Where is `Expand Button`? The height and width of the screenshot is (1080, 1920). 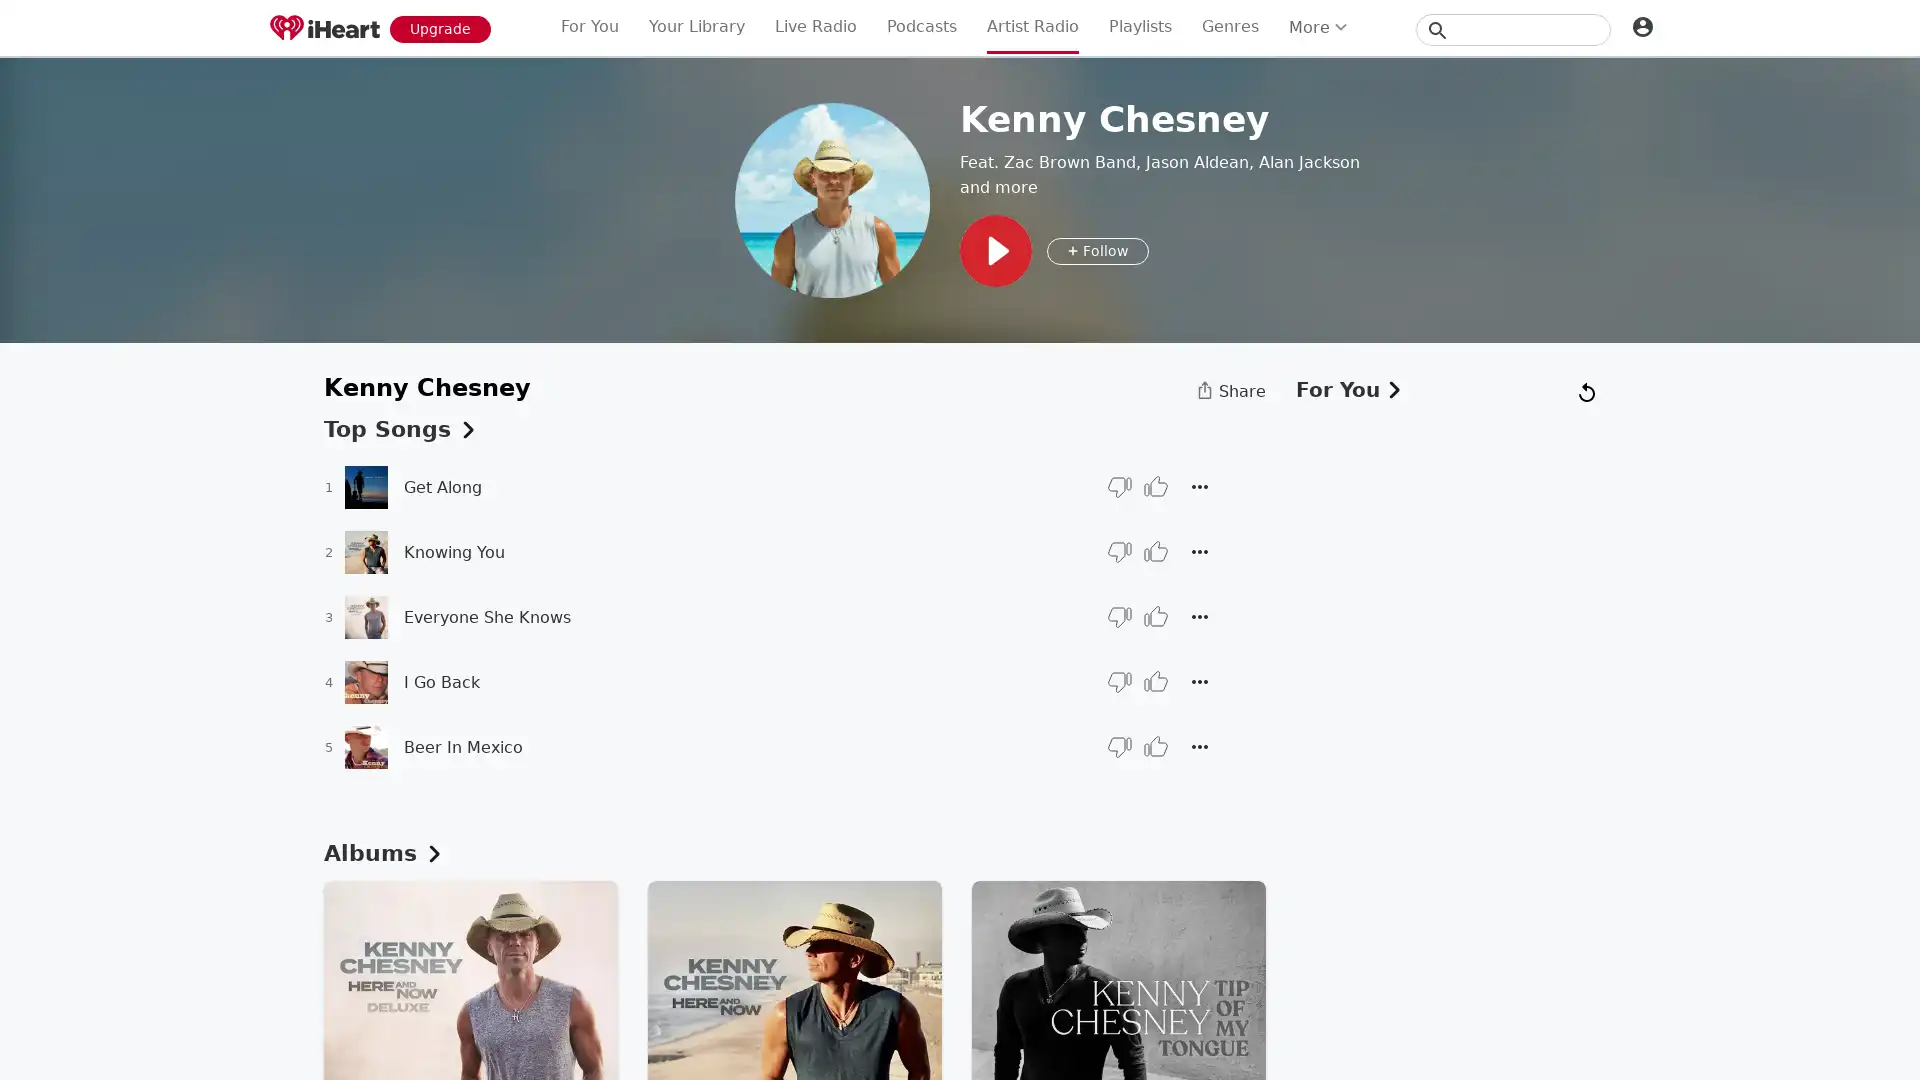
Expand Button is located at coordinates (1885, 1041).